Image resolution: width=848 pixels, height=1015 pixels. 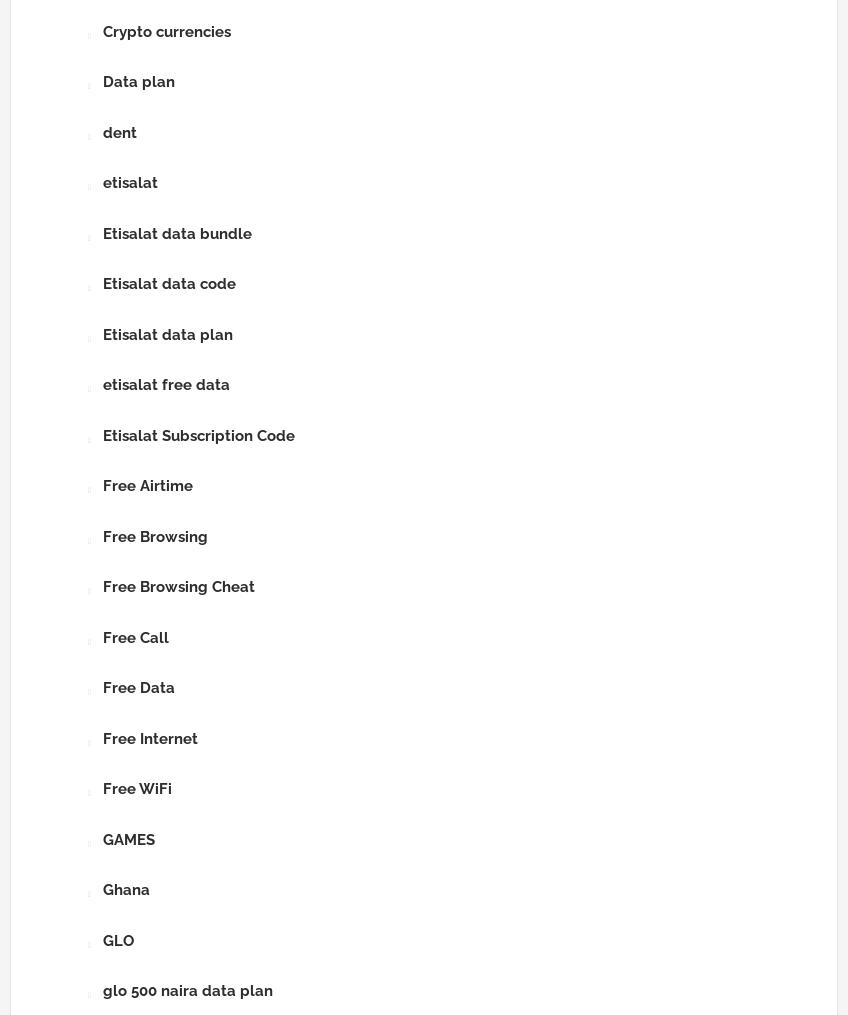 I want to click on 'etisalat', so click(x=103, y=182).